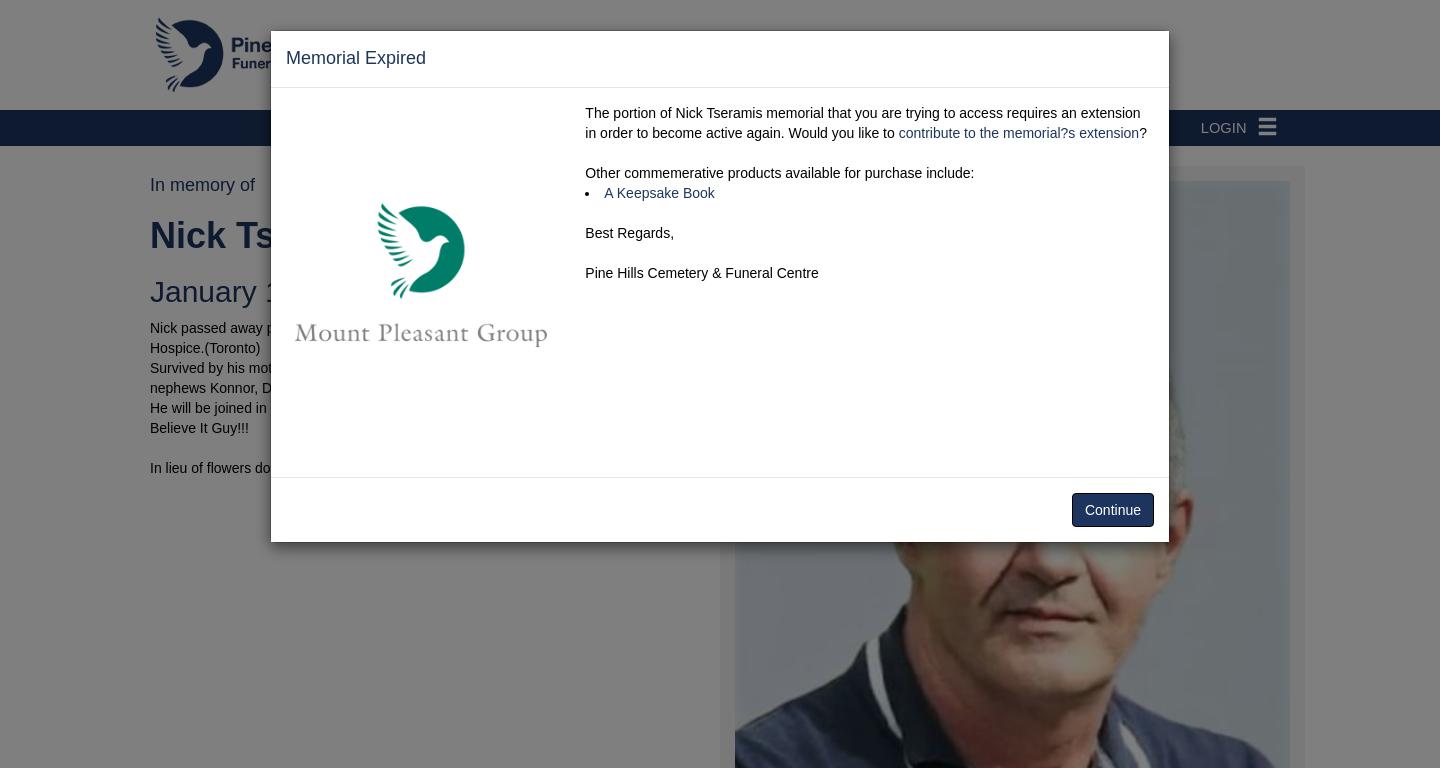 Image resolution: width=1440 pixels, height=768 pixels. What do you see at coordinates (628, 232) in the screenshot?
I see `'Best Regards,'` at bounding box center [628, 232].